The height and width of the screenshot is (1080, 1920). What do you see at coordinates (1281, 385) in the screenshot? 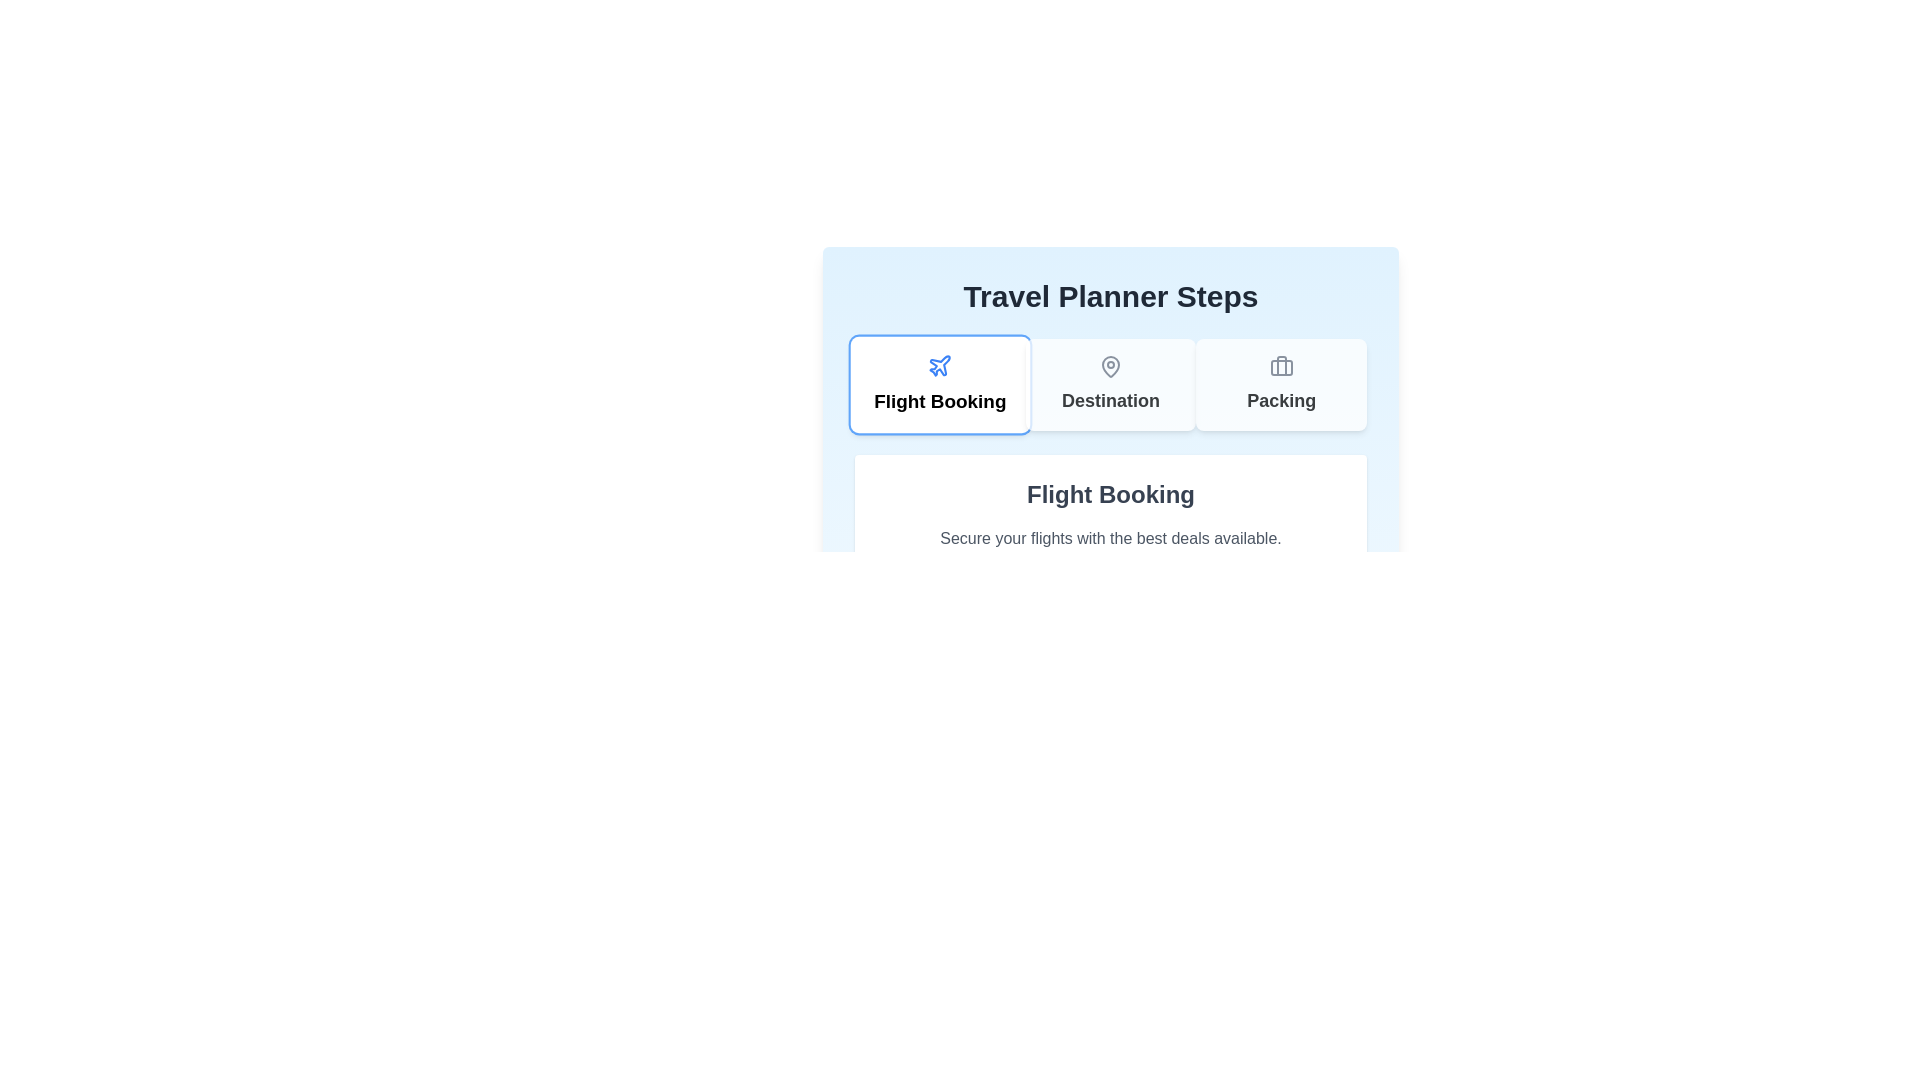
I see `the card-style informational panel displaying a suitcase icon and the text 'Packing', located in the top-right section of the 'Travel Planner Steps'` at bounding box center [1281, 385].